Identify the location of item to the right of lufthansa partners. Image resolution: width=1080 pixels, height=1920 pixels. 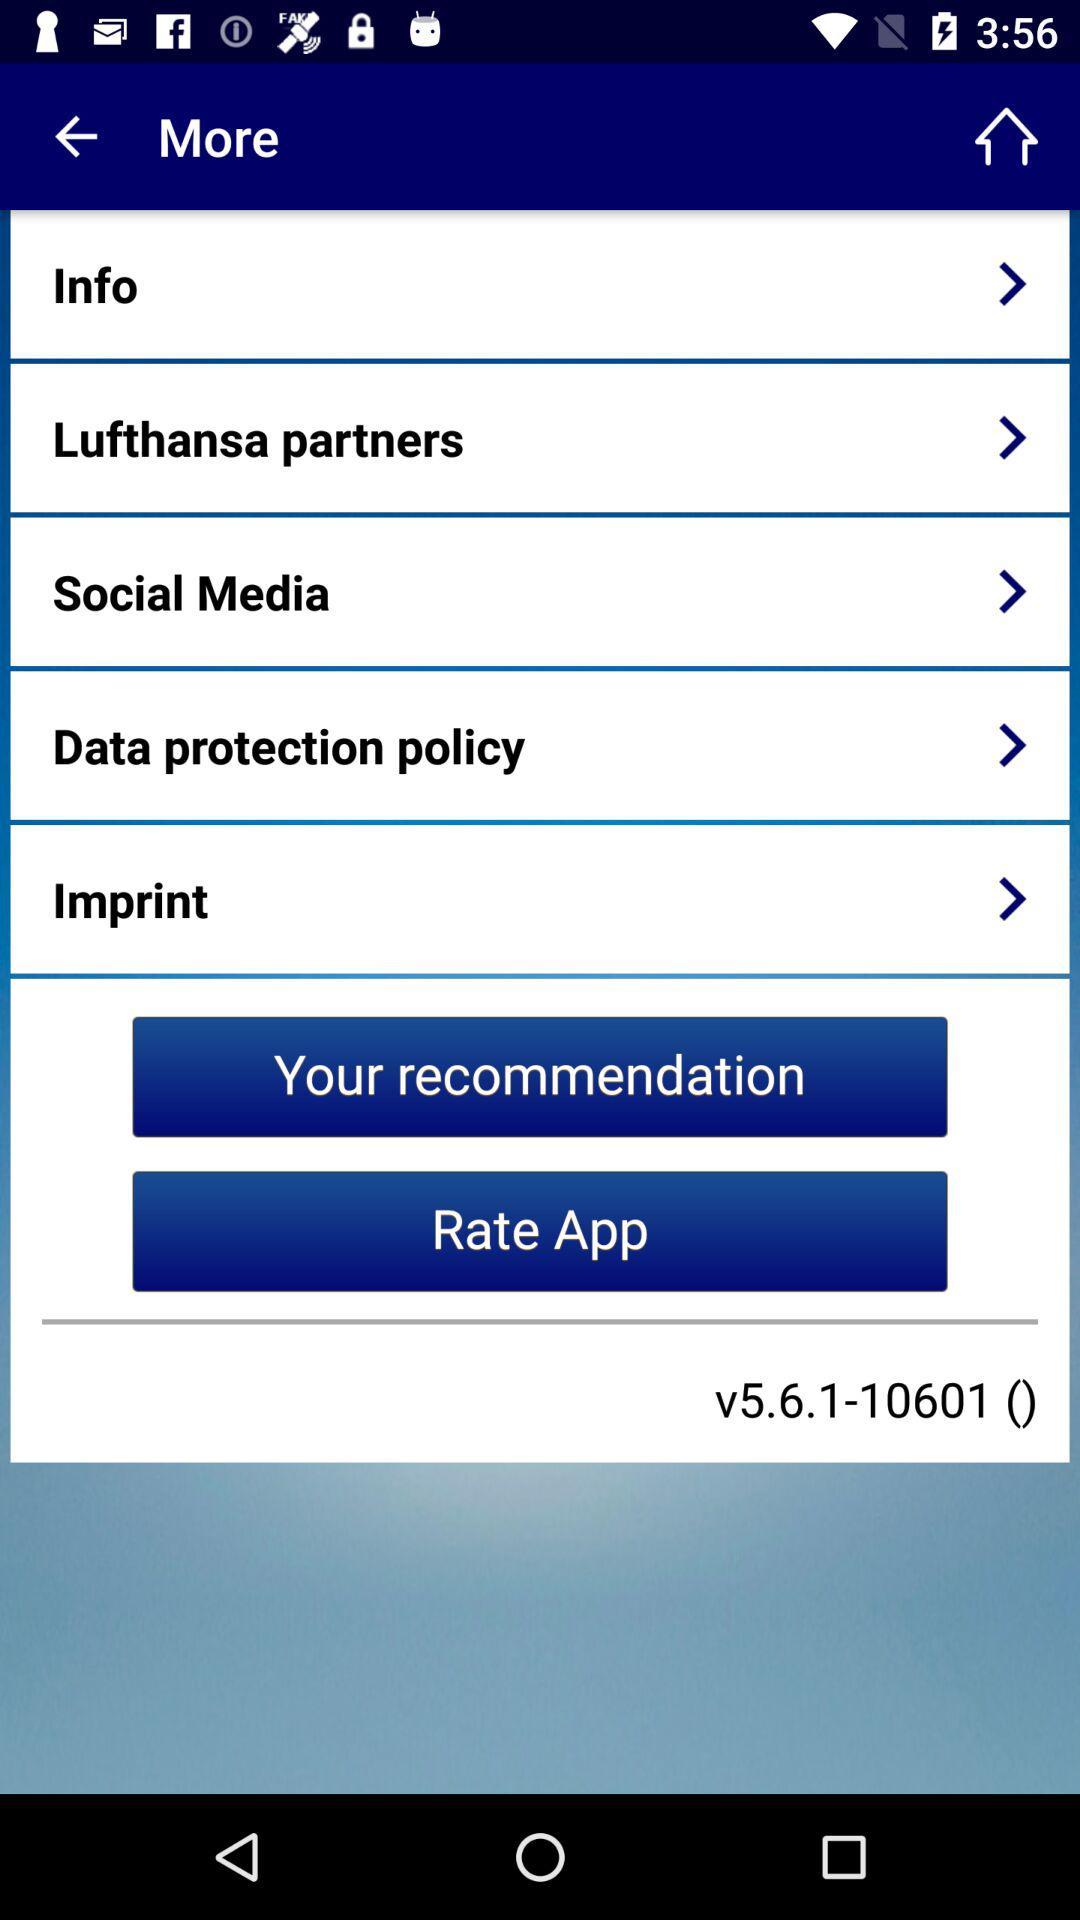
(1012, 436).